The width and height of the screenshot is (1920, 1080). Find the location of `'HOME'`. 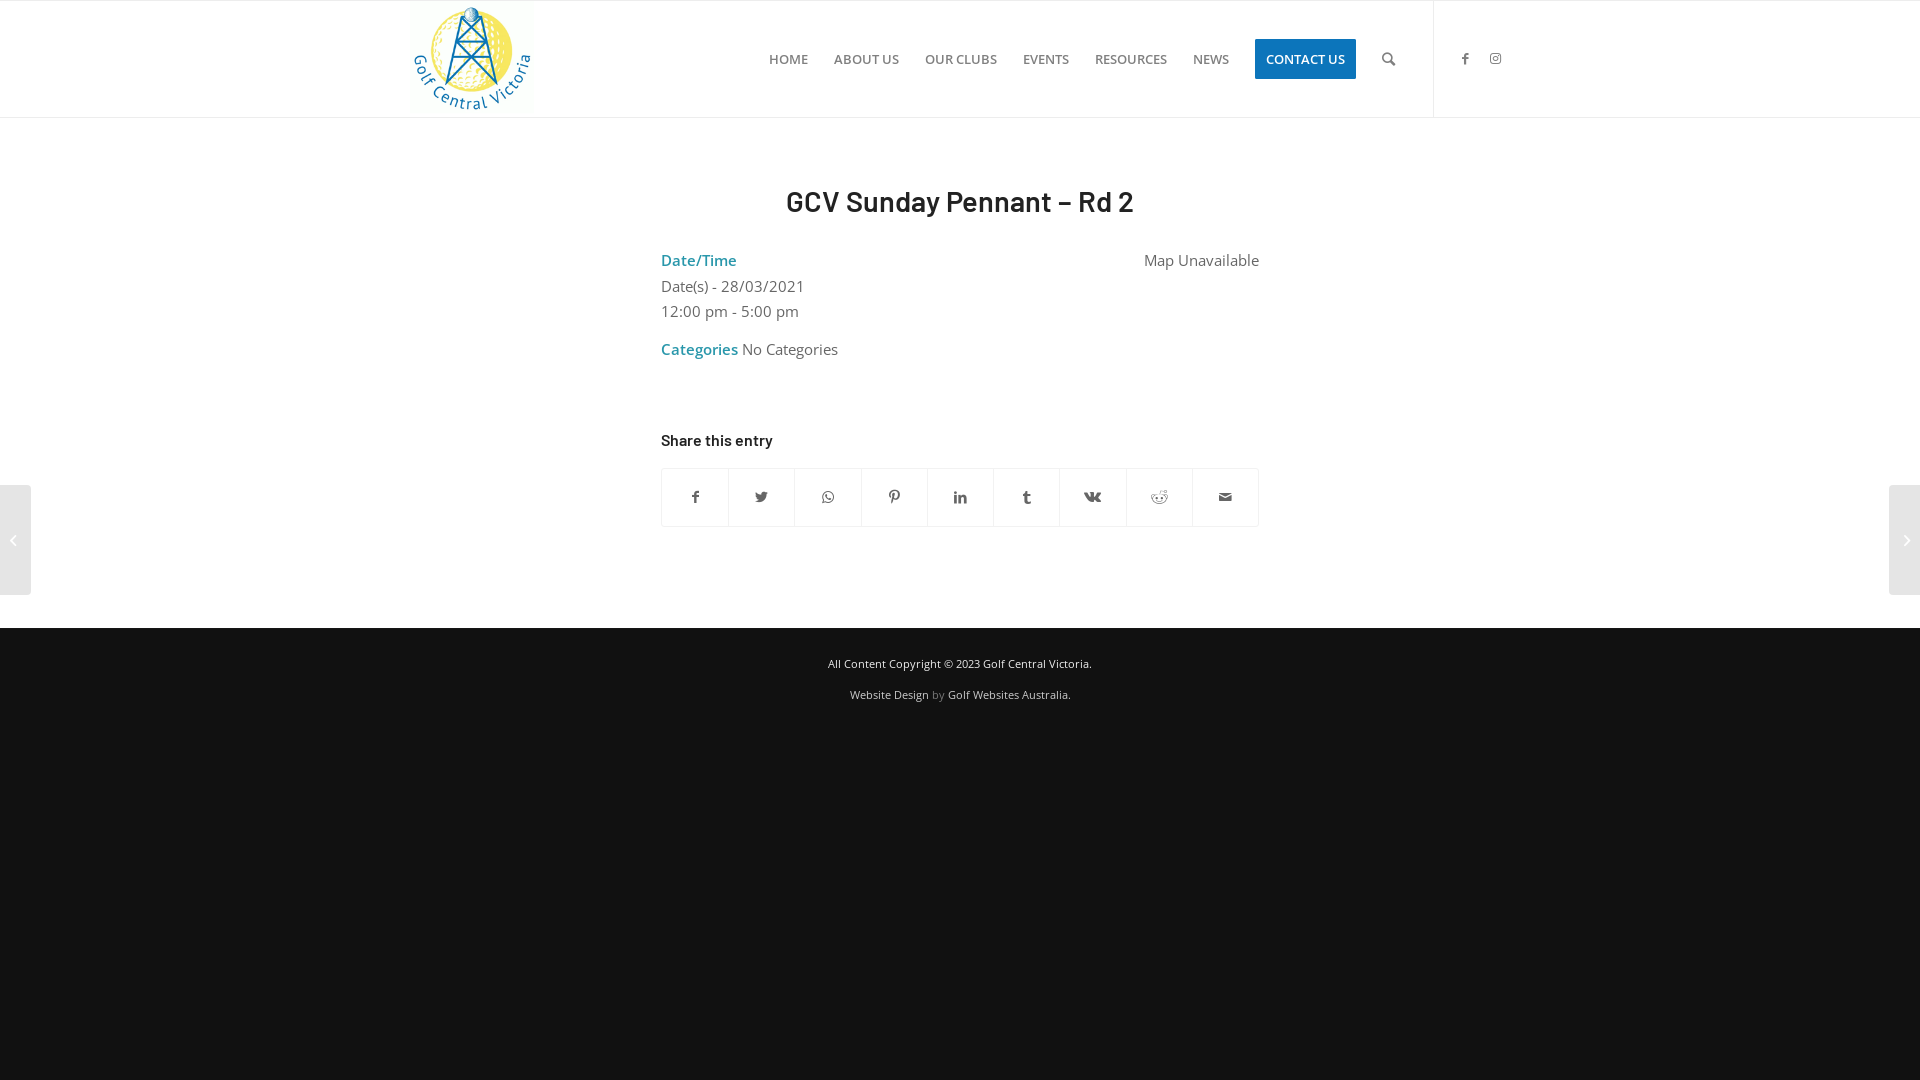

'HOME' is located at coordinates (787, 57).